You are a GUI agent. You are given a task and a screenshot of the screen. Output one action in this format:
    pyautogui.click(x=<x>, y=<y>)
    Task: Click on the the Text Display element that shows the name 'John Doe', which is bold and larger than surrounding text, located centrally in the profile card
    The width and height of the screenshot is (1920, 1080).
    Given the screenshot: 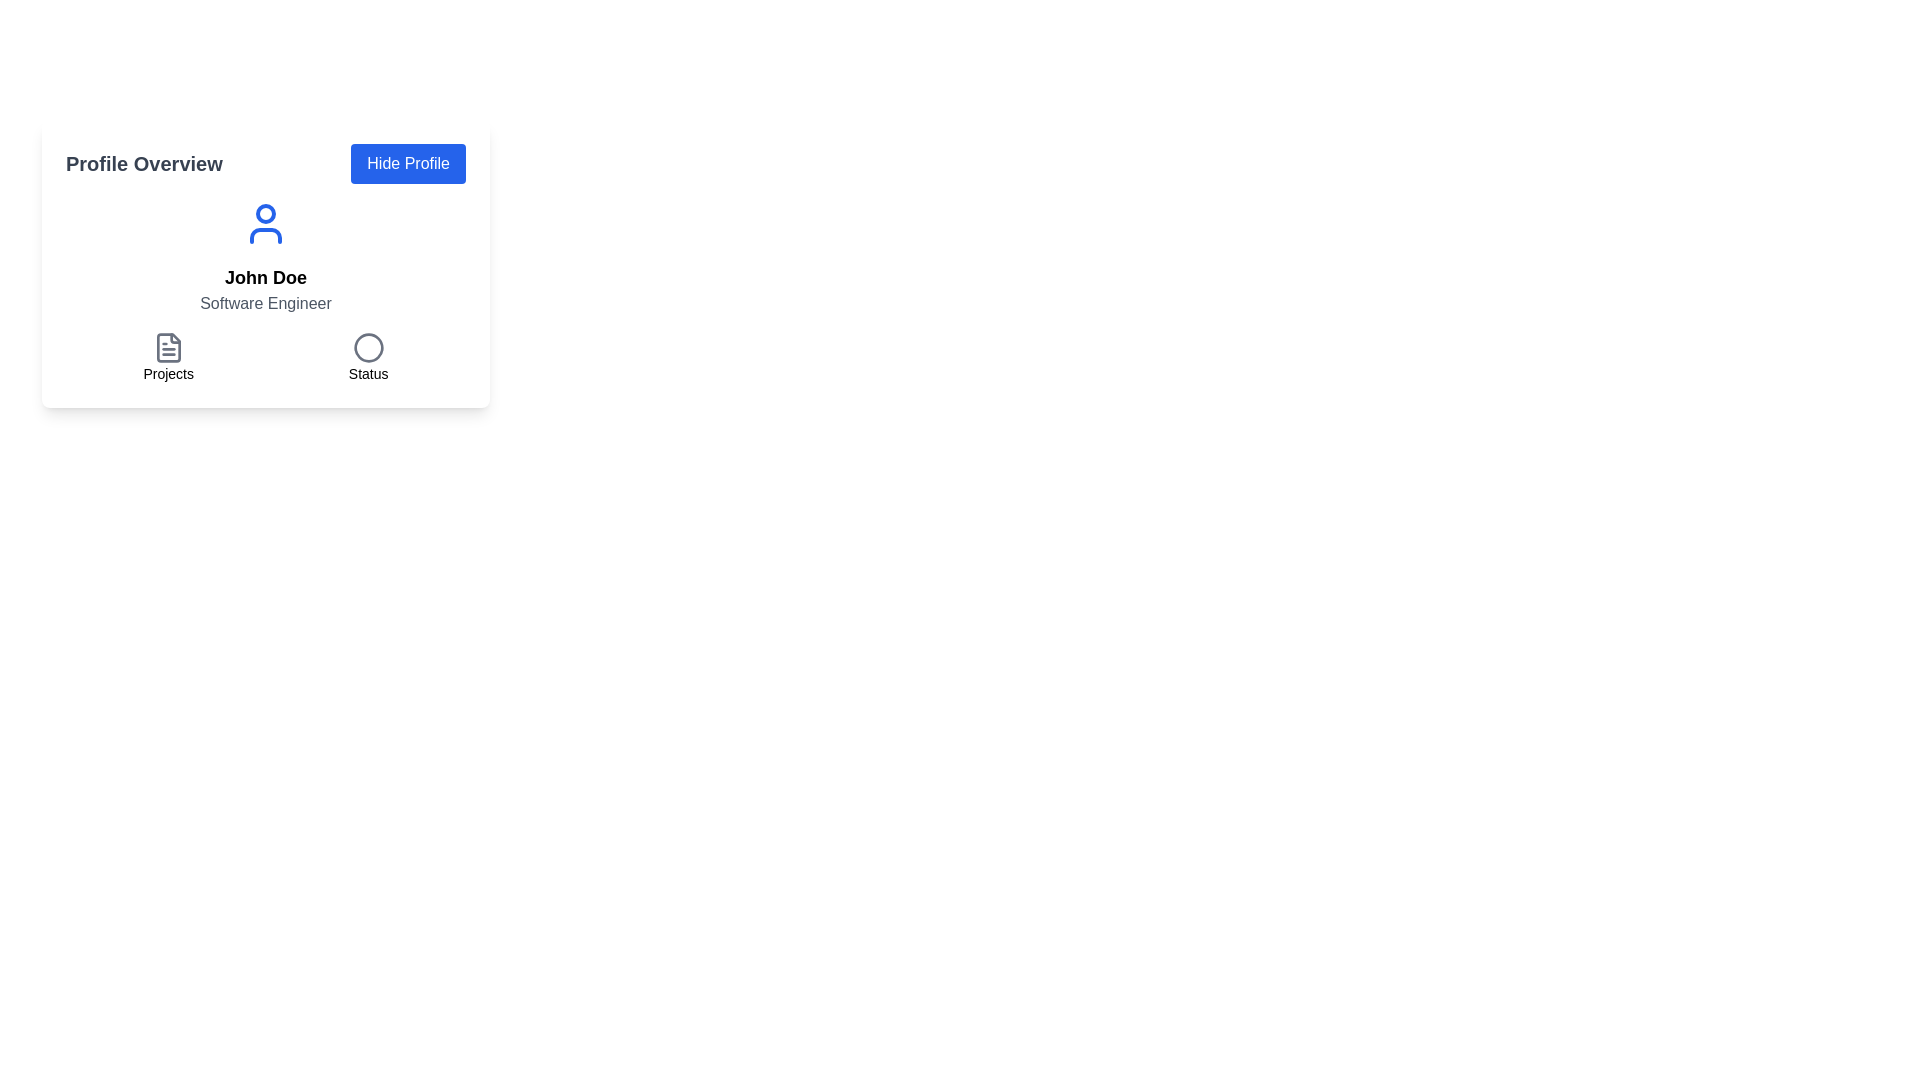 What is the action you would take?
    pyautogui.click(x=264, y=277)
    